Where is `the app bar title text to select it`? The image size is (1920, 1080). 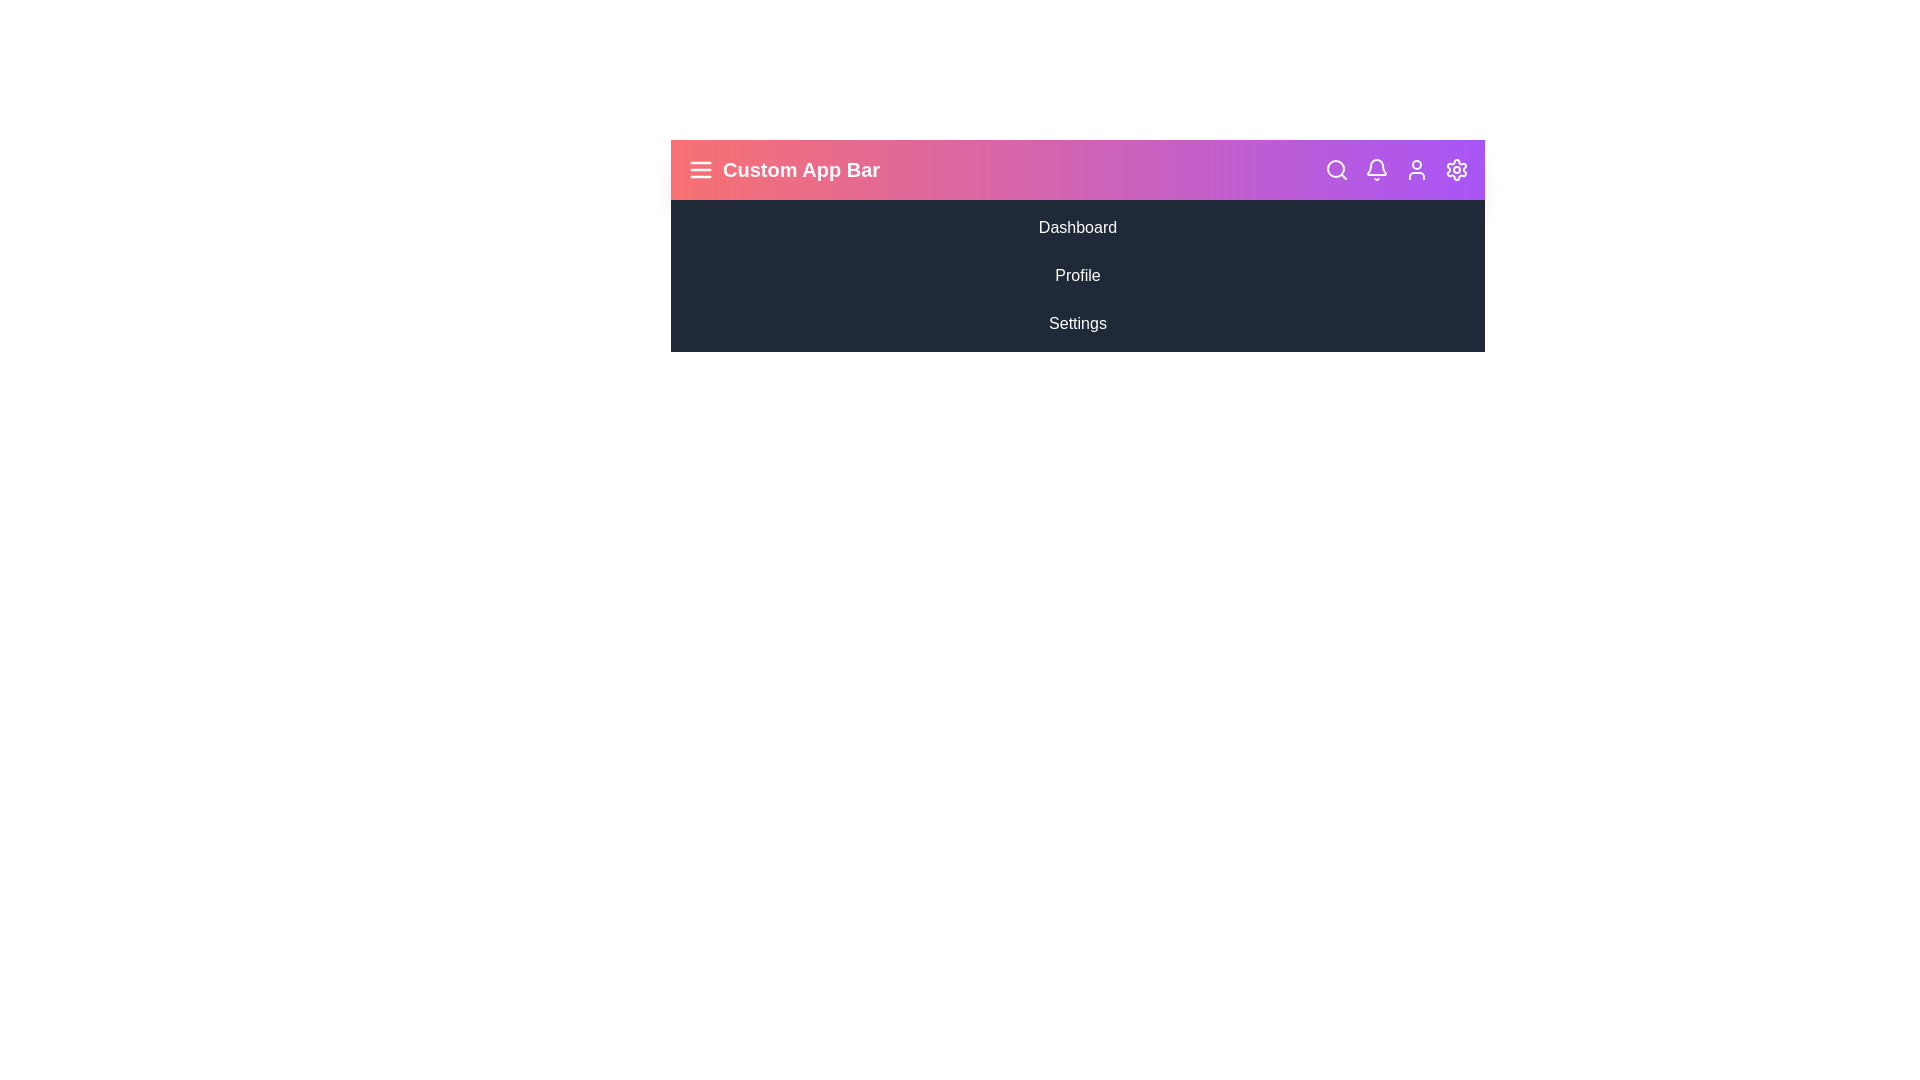
the app bar title text to select it is located at coordinates (801, 168).